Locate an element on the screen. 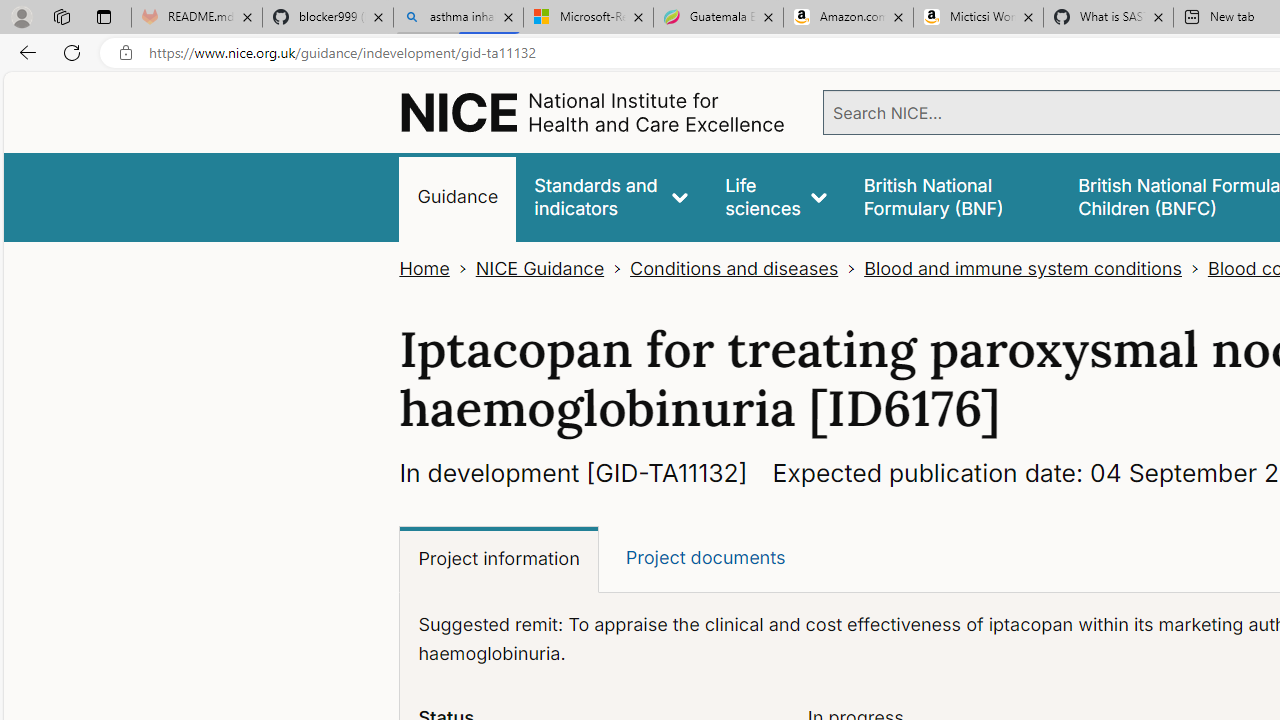 The image size is (1280, 720). 'Conditions and diseases>' is located at coordinates (746, 268).